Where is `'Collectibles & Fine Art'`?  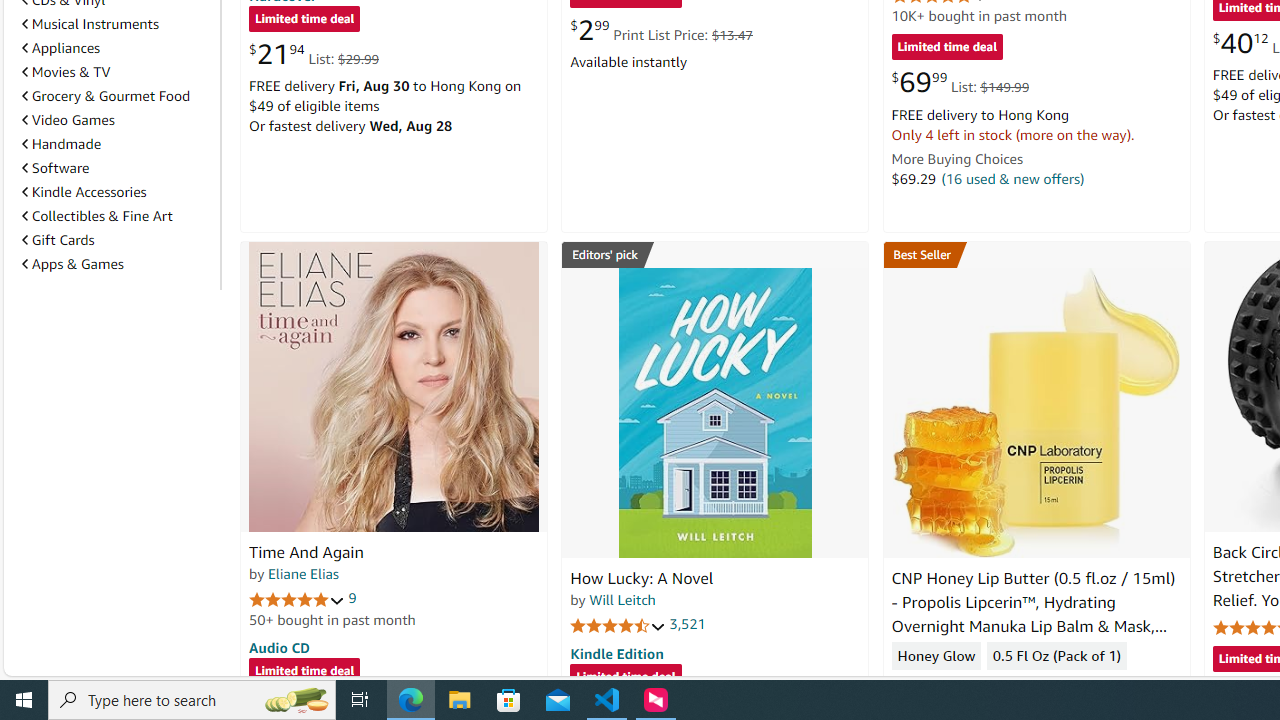 'Collectibles & Fine Art' is located at coordinates (116, 216).